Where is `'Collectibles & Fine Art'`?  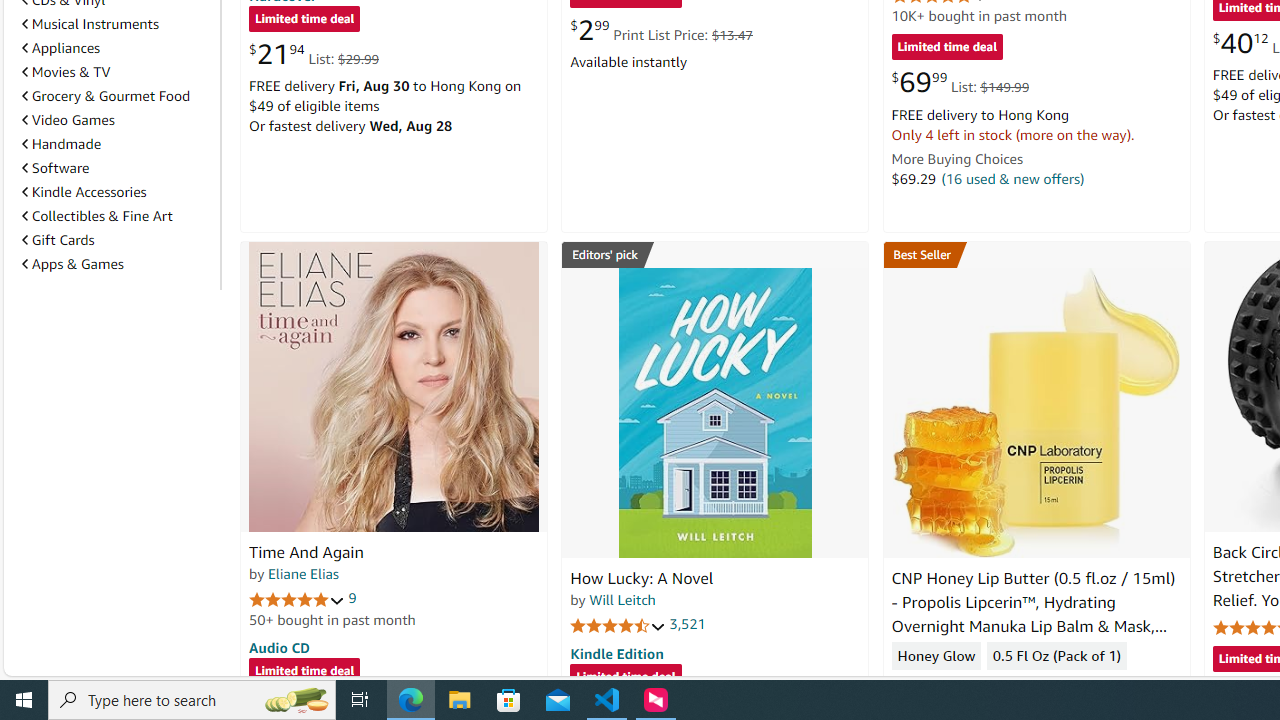 'Collectibles & Fine Art' is located at coordinates (116, 216).